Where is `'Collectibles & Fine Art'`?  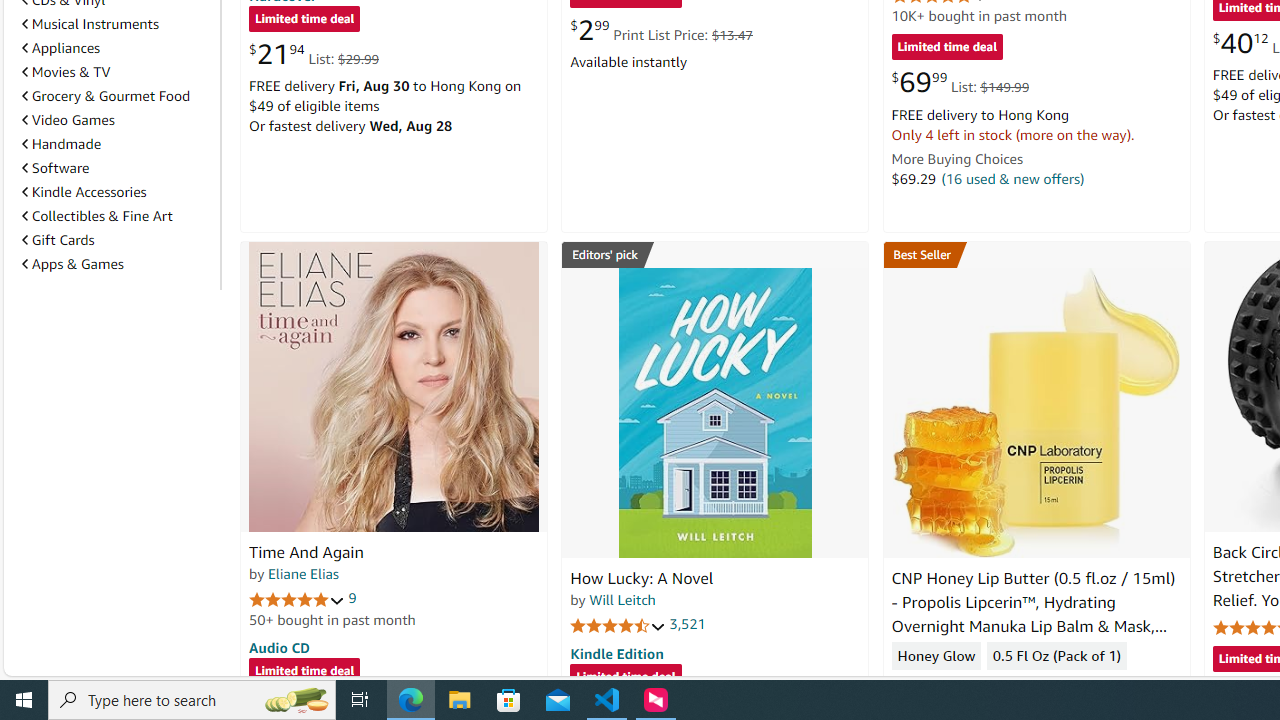 'Collectibles & Fine Art' is located at coordinates (116, 216).